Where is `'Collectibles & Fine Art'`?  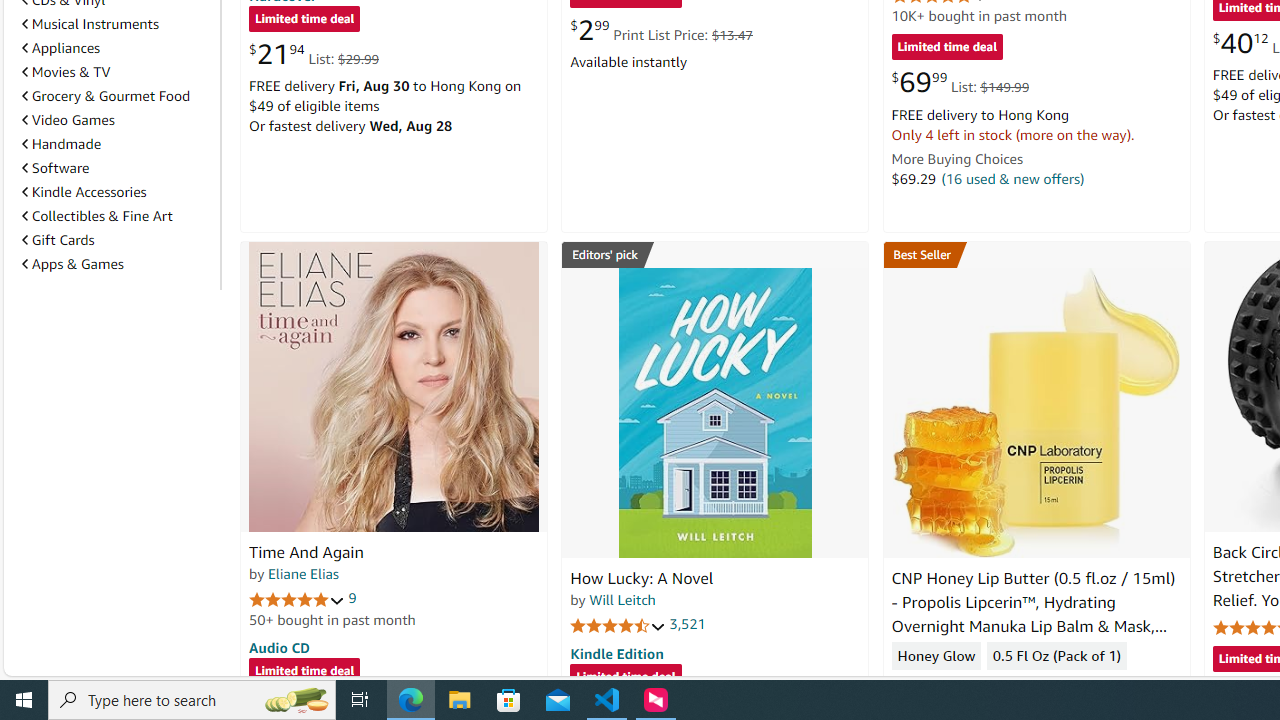 'Collectibles & Fine Art' is located at coordinates (116, 216).